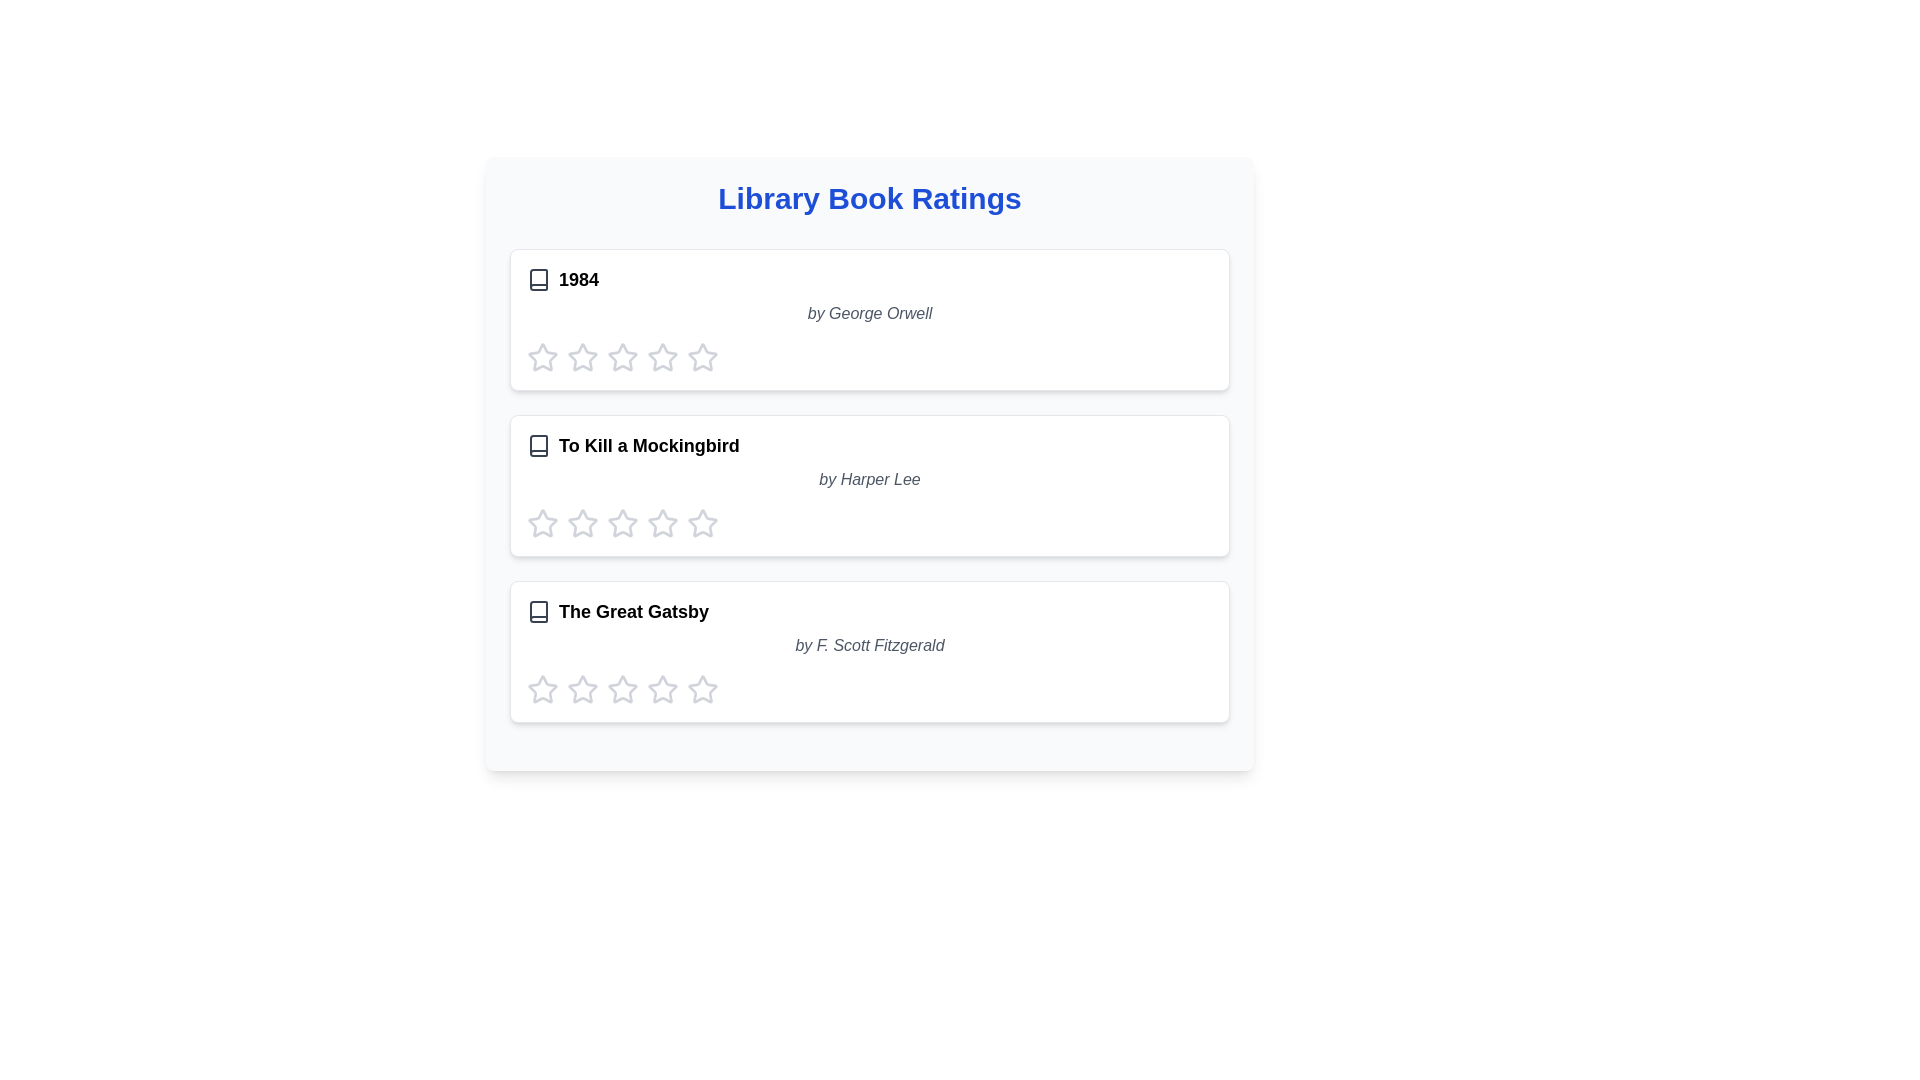 Image resolution: width=1920 pixels, height=1080 pixels. I want to click on the decorative book icon representing 'To Kill a Mockingbird', which is located in the second row of the list, immediately next to the text, so click(538, 445).